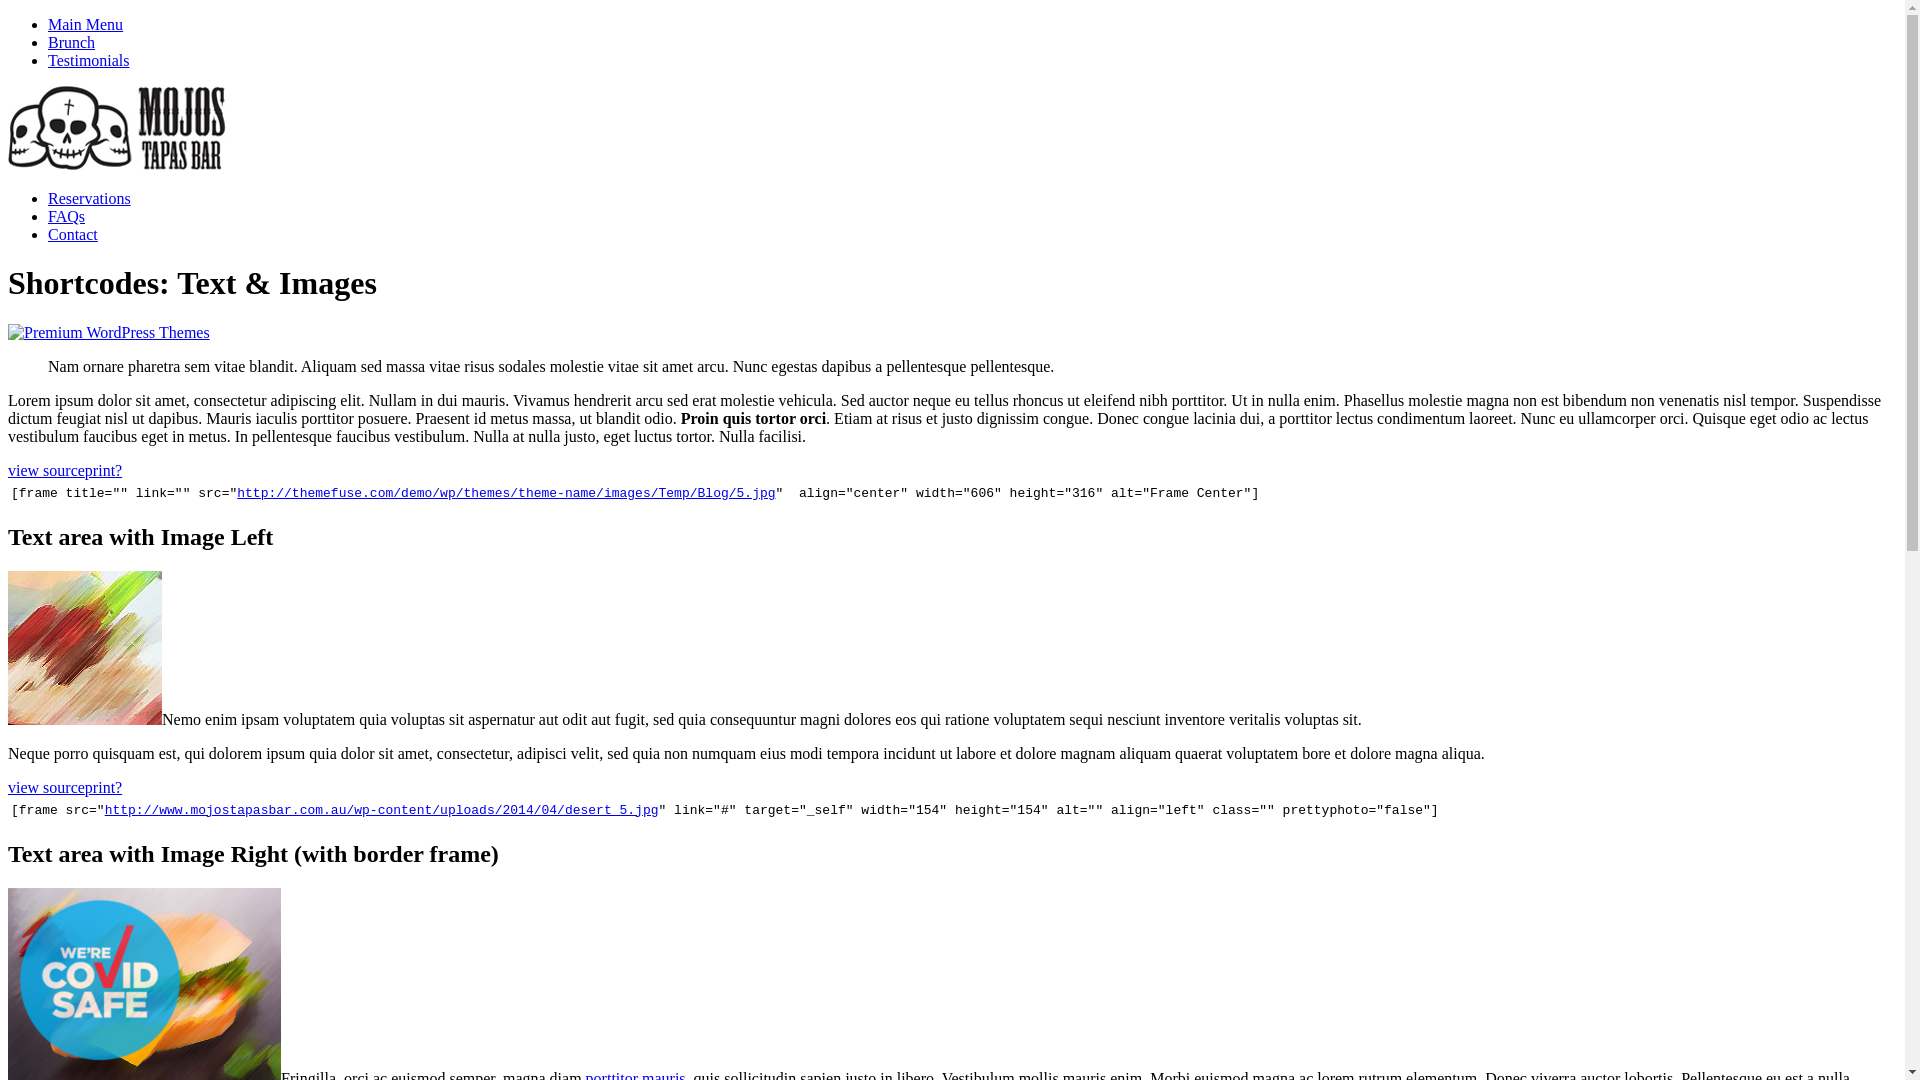  Describe the element at coordinates (88, 59) in the screenshot. I see `'Testimonials'` at that location.